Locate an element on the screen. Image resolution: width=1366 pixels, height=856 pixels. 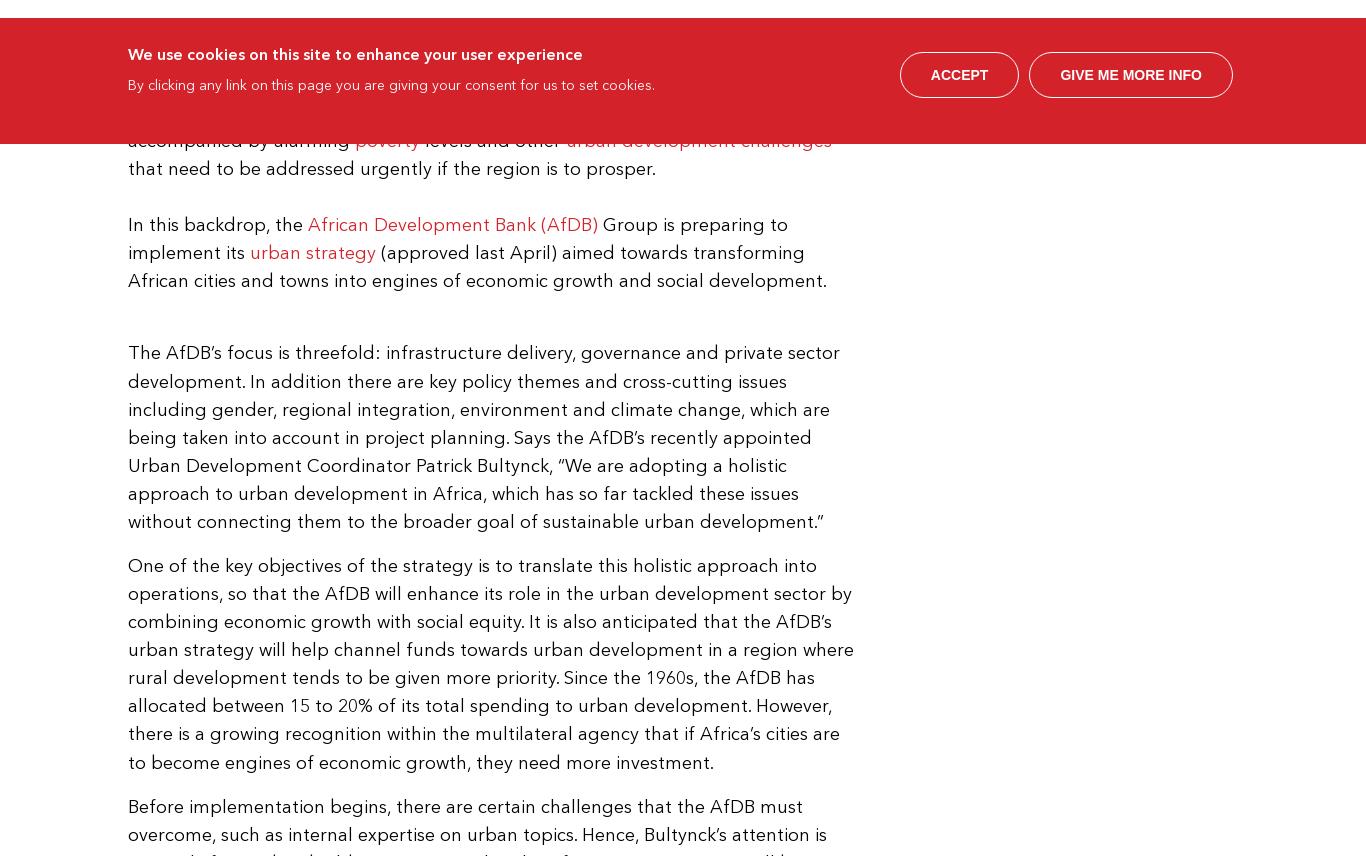
'that need to be addressed urgently if the region is to prosper.' is located at coordinates (391, 168).